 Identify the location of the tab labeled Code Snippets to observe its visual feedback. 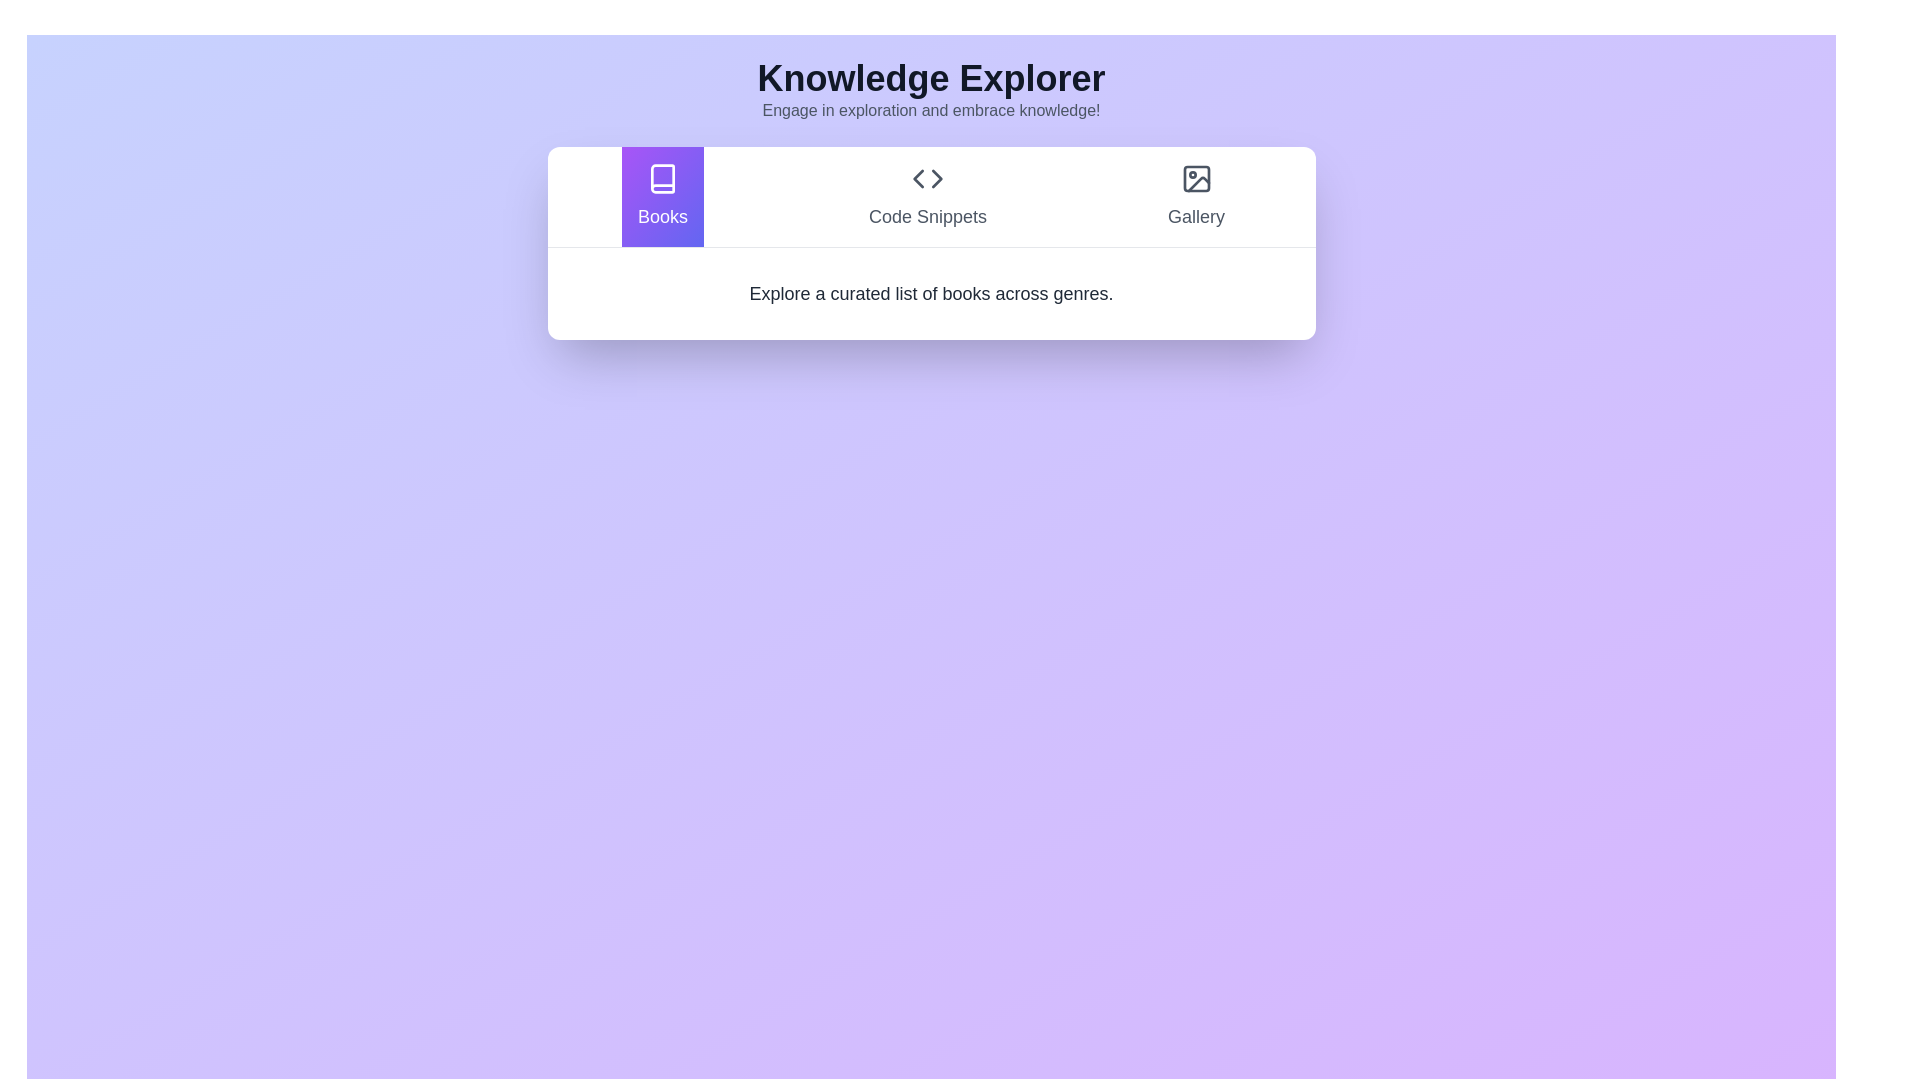
(926, 196).